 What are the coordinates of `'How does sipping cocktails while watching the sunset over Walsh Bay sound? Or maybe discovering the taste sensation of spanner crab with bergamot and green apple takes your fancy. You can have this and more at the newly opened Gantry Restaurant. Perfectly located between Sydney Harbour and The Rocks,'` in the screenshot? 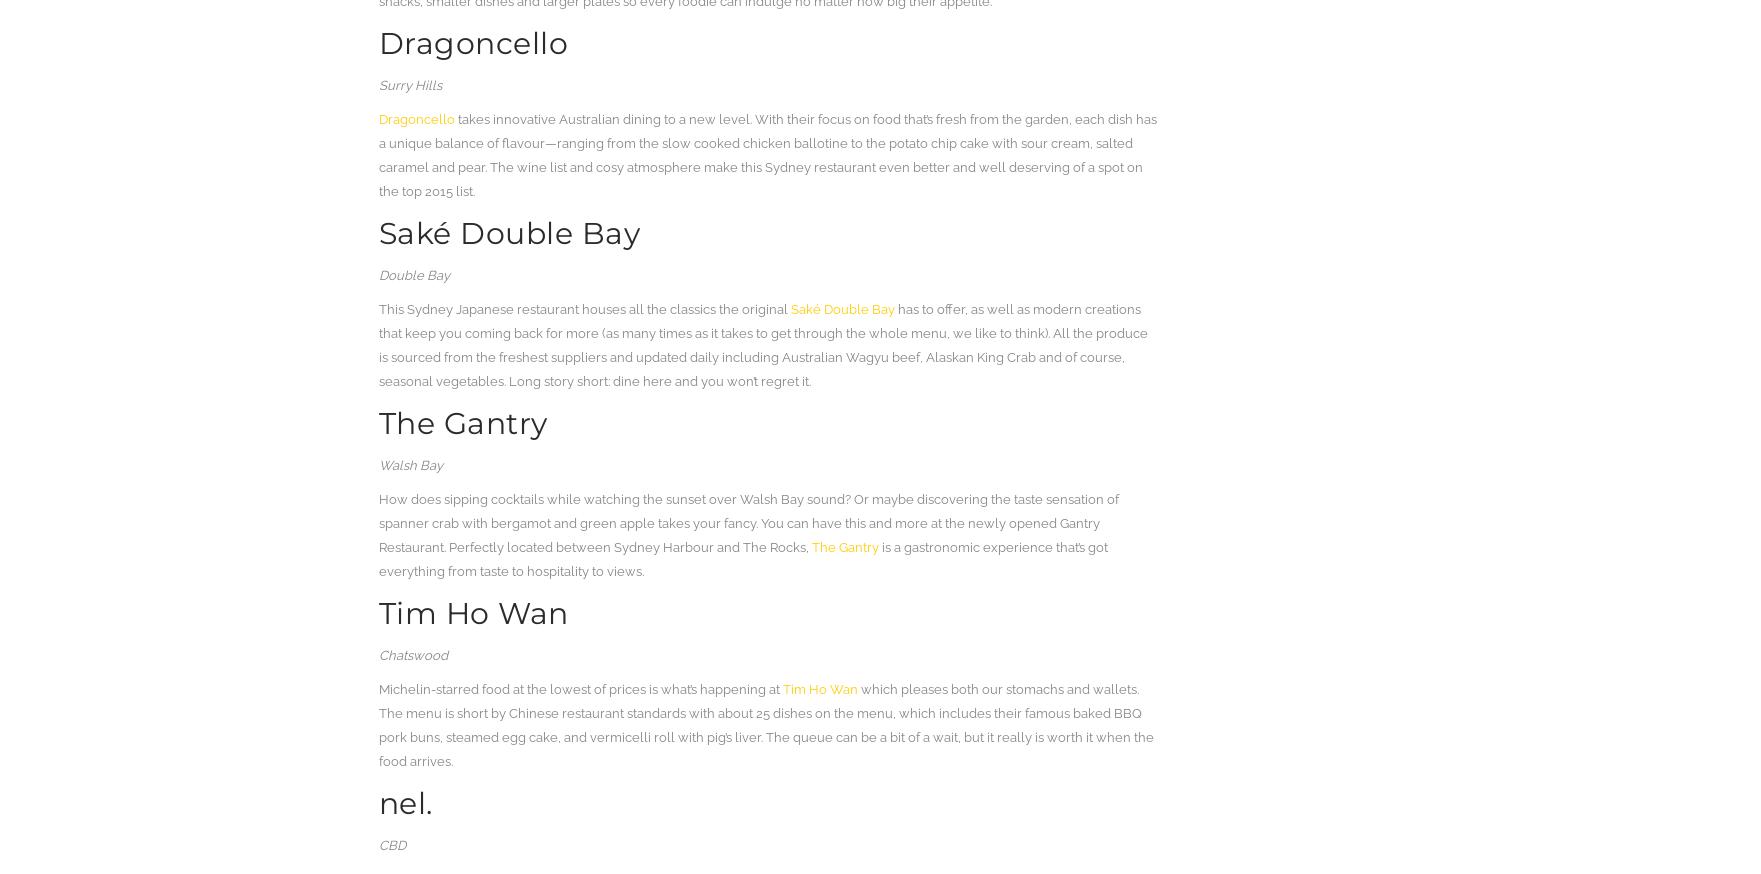 It's located at (748, 523).